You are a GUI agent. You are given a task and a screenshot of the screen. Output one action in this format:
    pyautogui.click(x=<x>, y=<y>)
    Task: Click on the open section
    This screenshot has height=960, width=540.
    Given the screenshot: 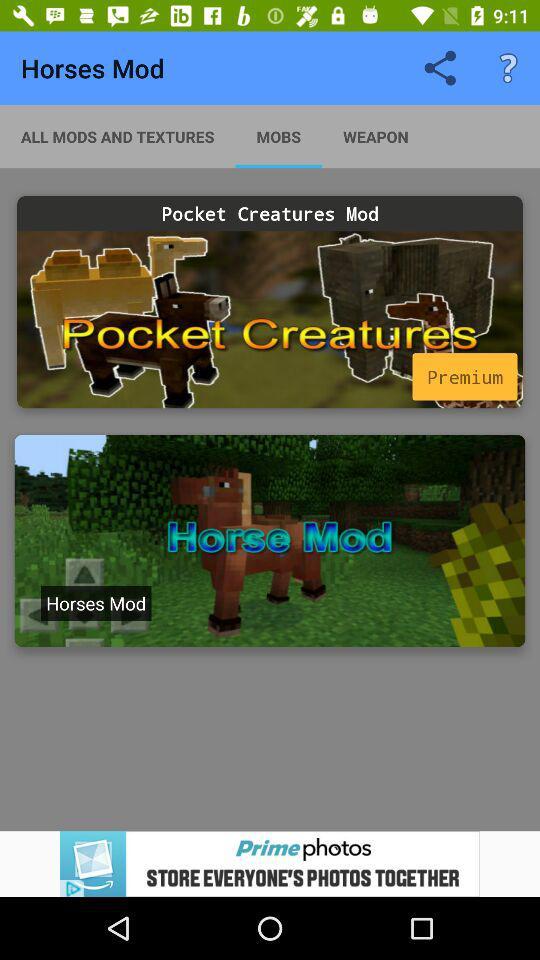 What is the action you would take?
    pyautogui.click(x=270, y=541)
    